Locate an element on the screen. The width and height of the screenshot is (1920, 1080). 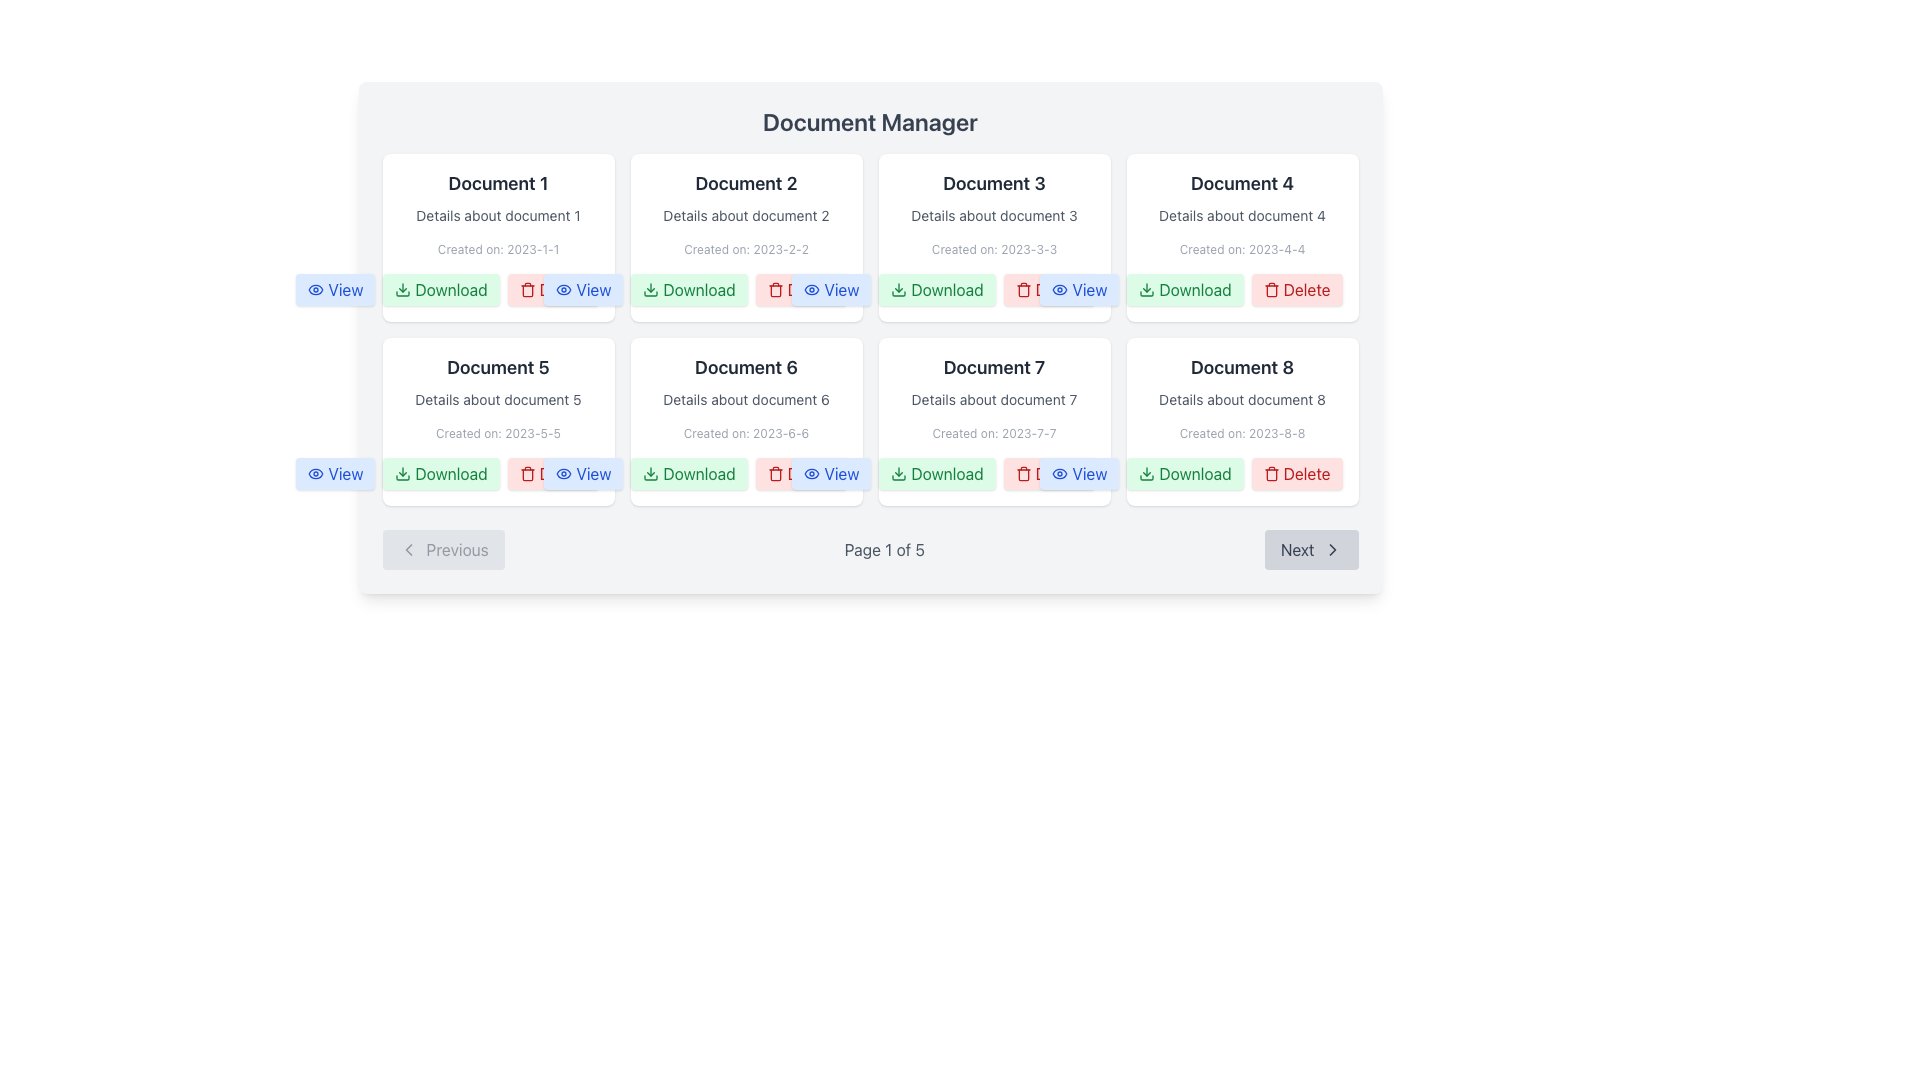
the pagination control's page indicator located at the center of the navigation component, specifically the text indicator 'Page 1 of 5' is located at coordinates (870, 550).